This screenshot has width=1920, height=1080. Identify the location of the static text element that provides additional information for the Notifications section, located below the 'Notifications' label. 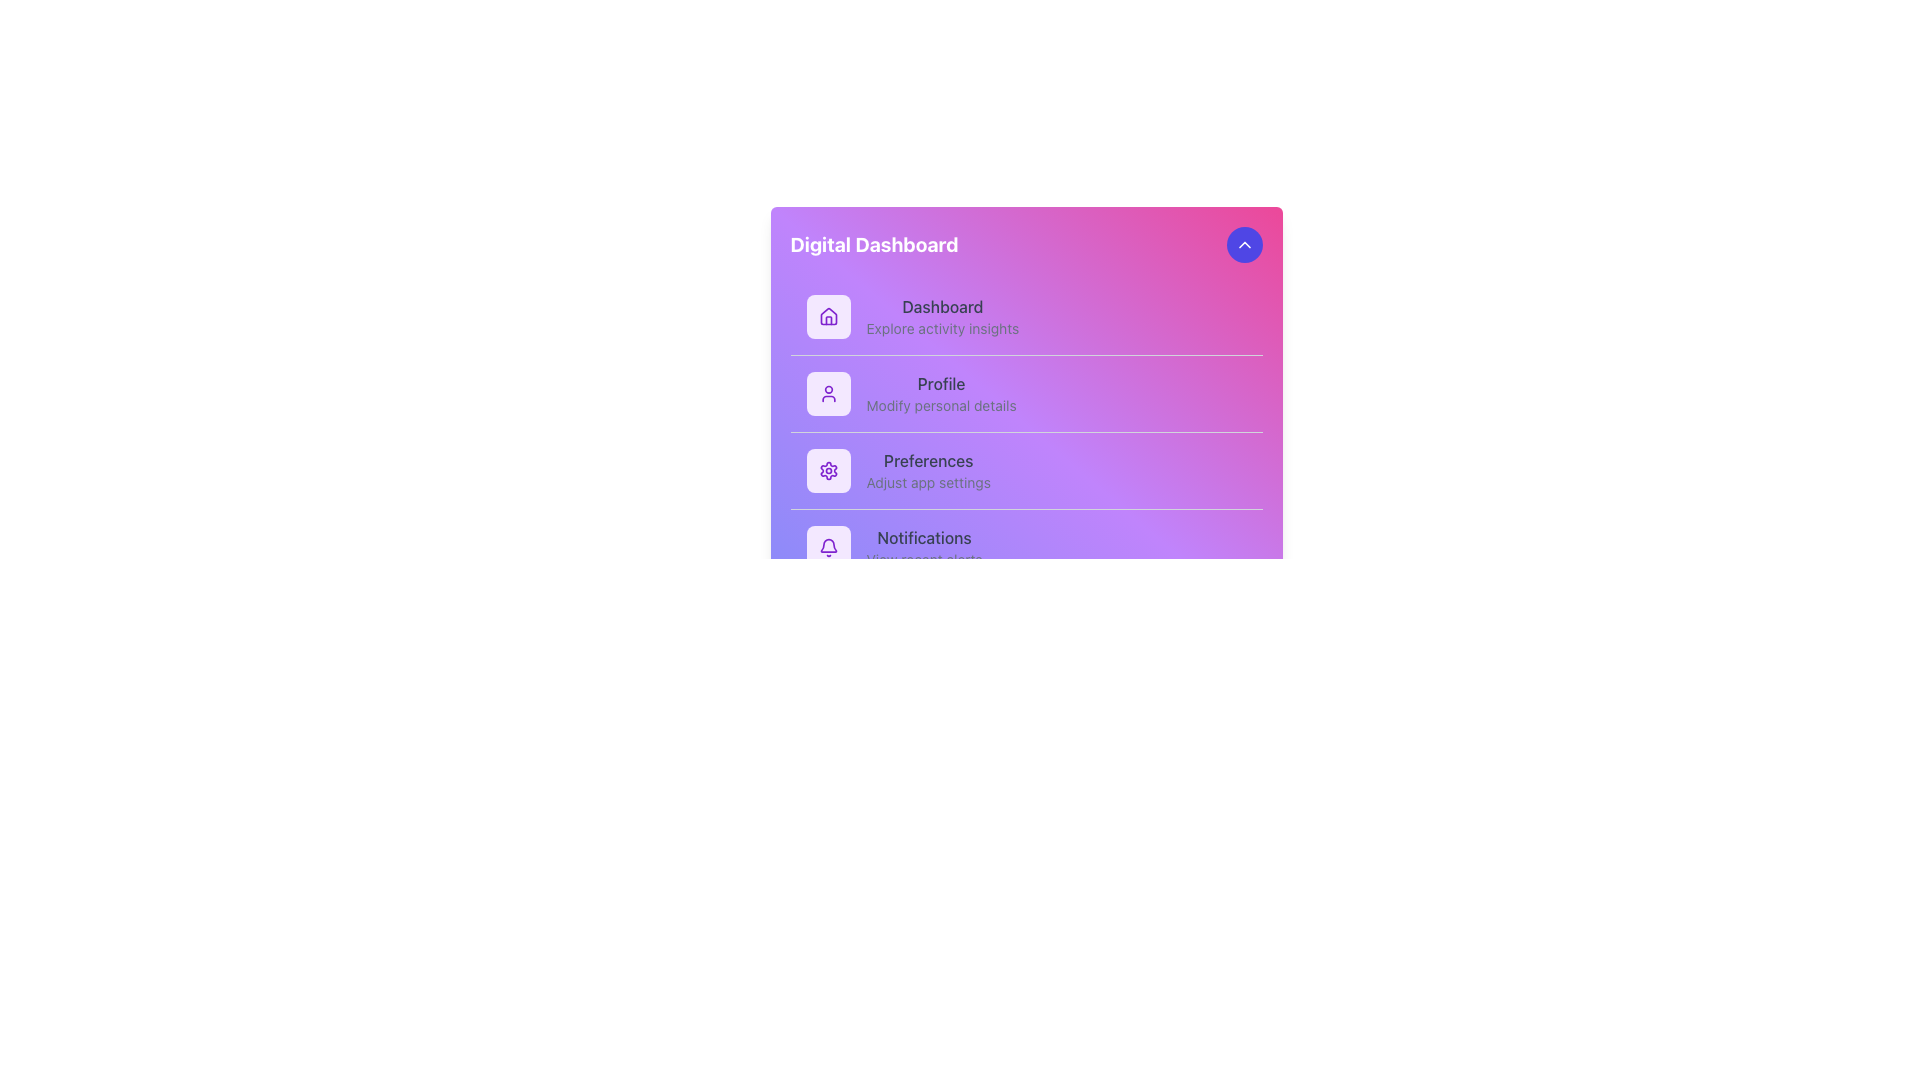
(923, 559).